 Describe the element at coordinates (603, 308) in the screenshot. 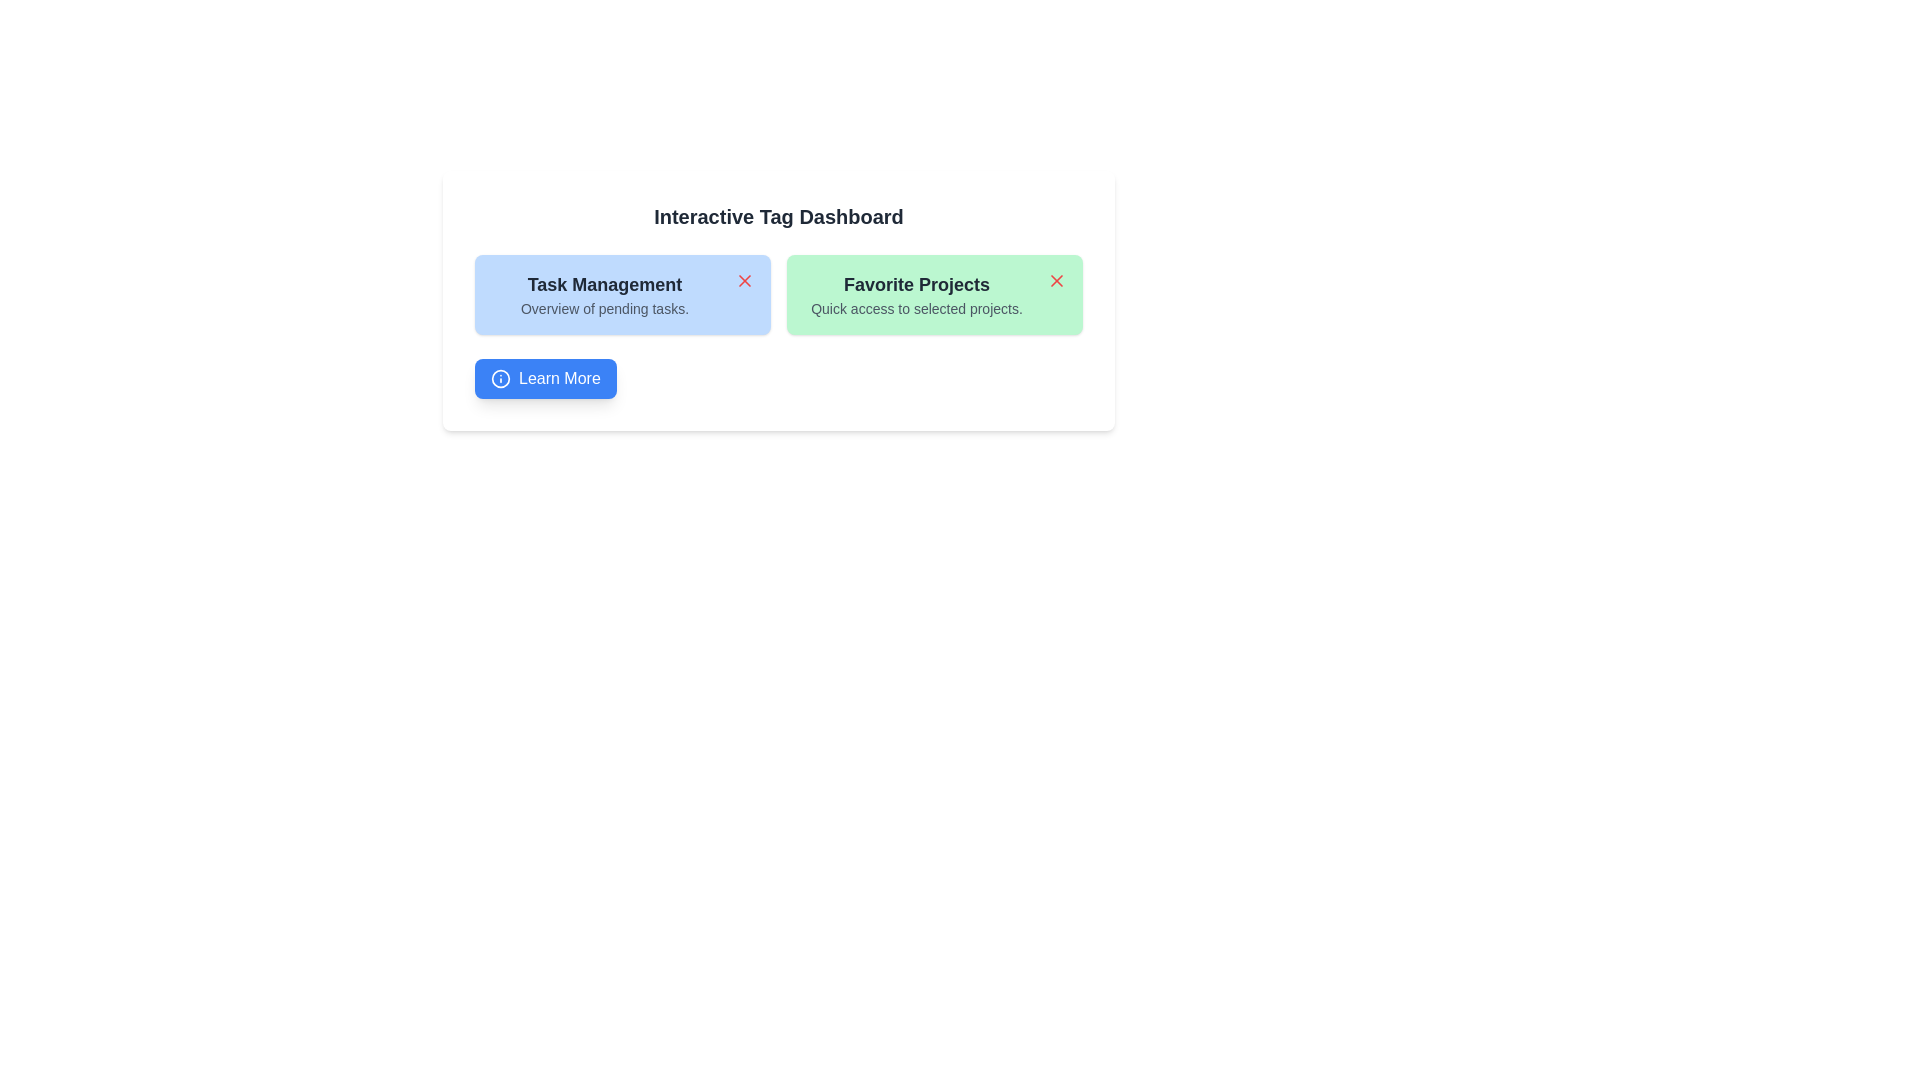

I see `the text description element located beneath the 'Task Management' heading within the blue-colored card` at that location.